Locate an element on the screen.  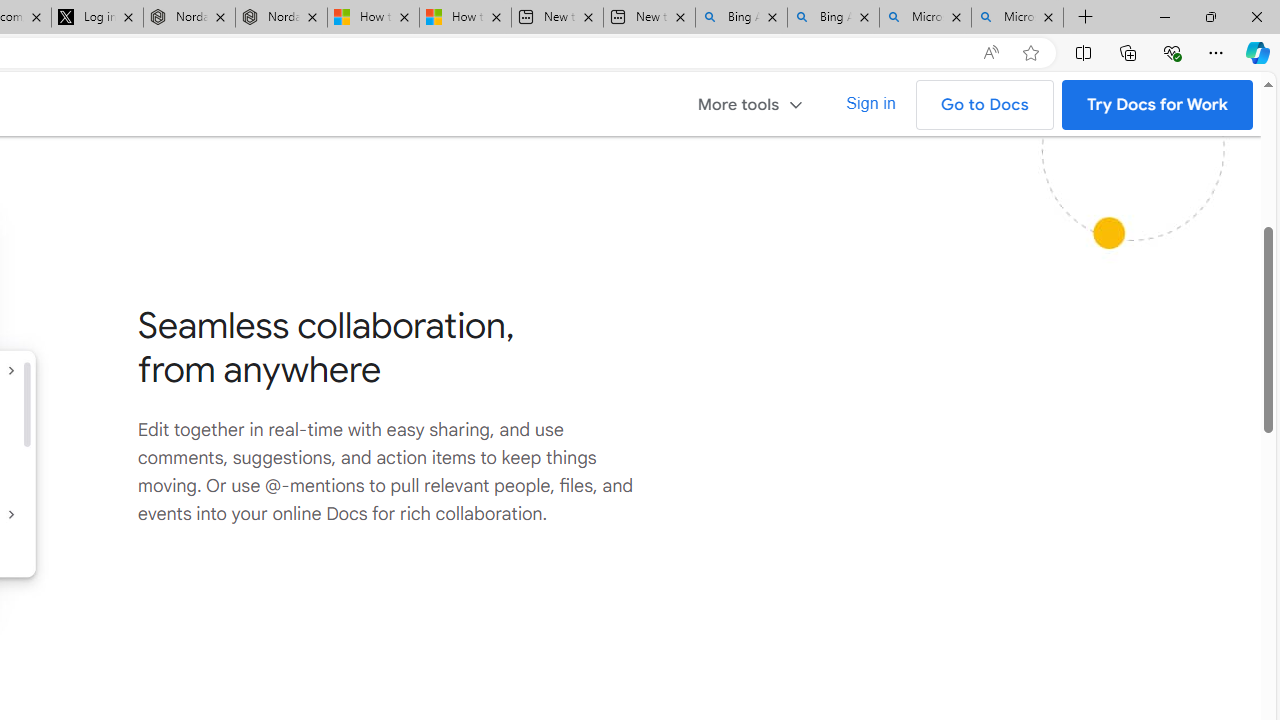
'Log in to X / X' is located at coordinates (96, 17).